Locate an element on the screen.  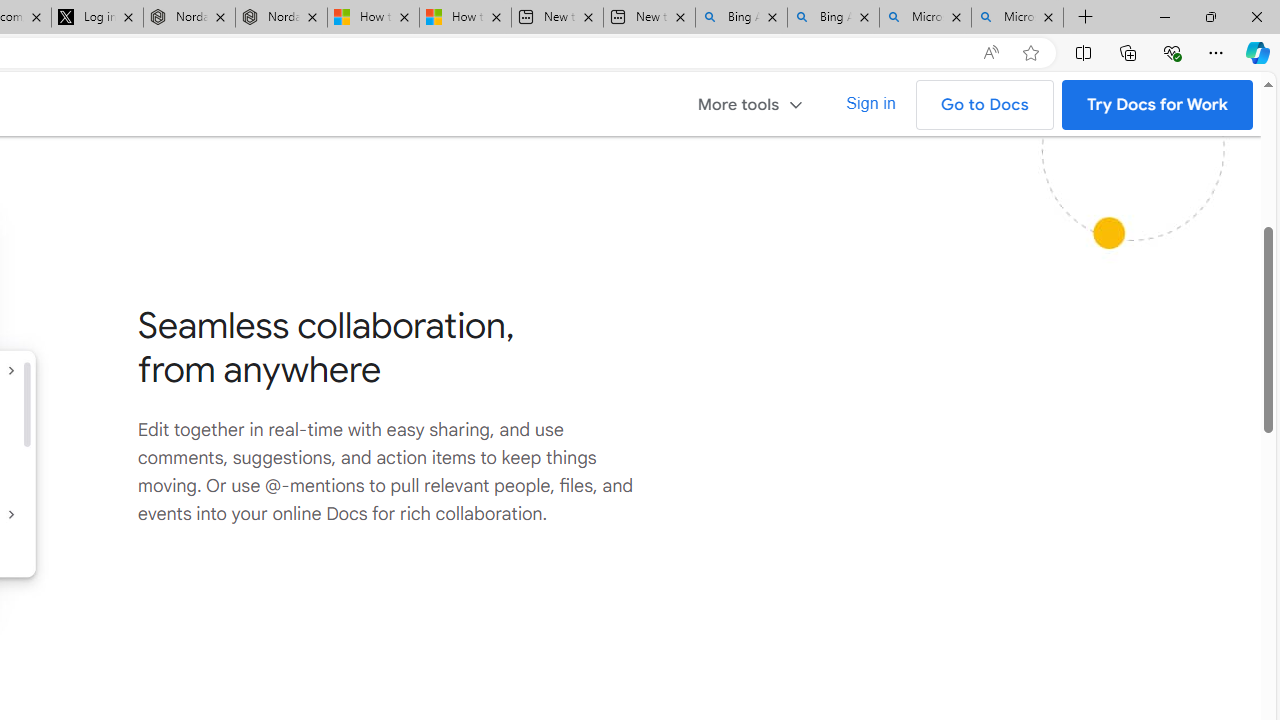
'Log in to X / X' is located at coordinates (96, 17).